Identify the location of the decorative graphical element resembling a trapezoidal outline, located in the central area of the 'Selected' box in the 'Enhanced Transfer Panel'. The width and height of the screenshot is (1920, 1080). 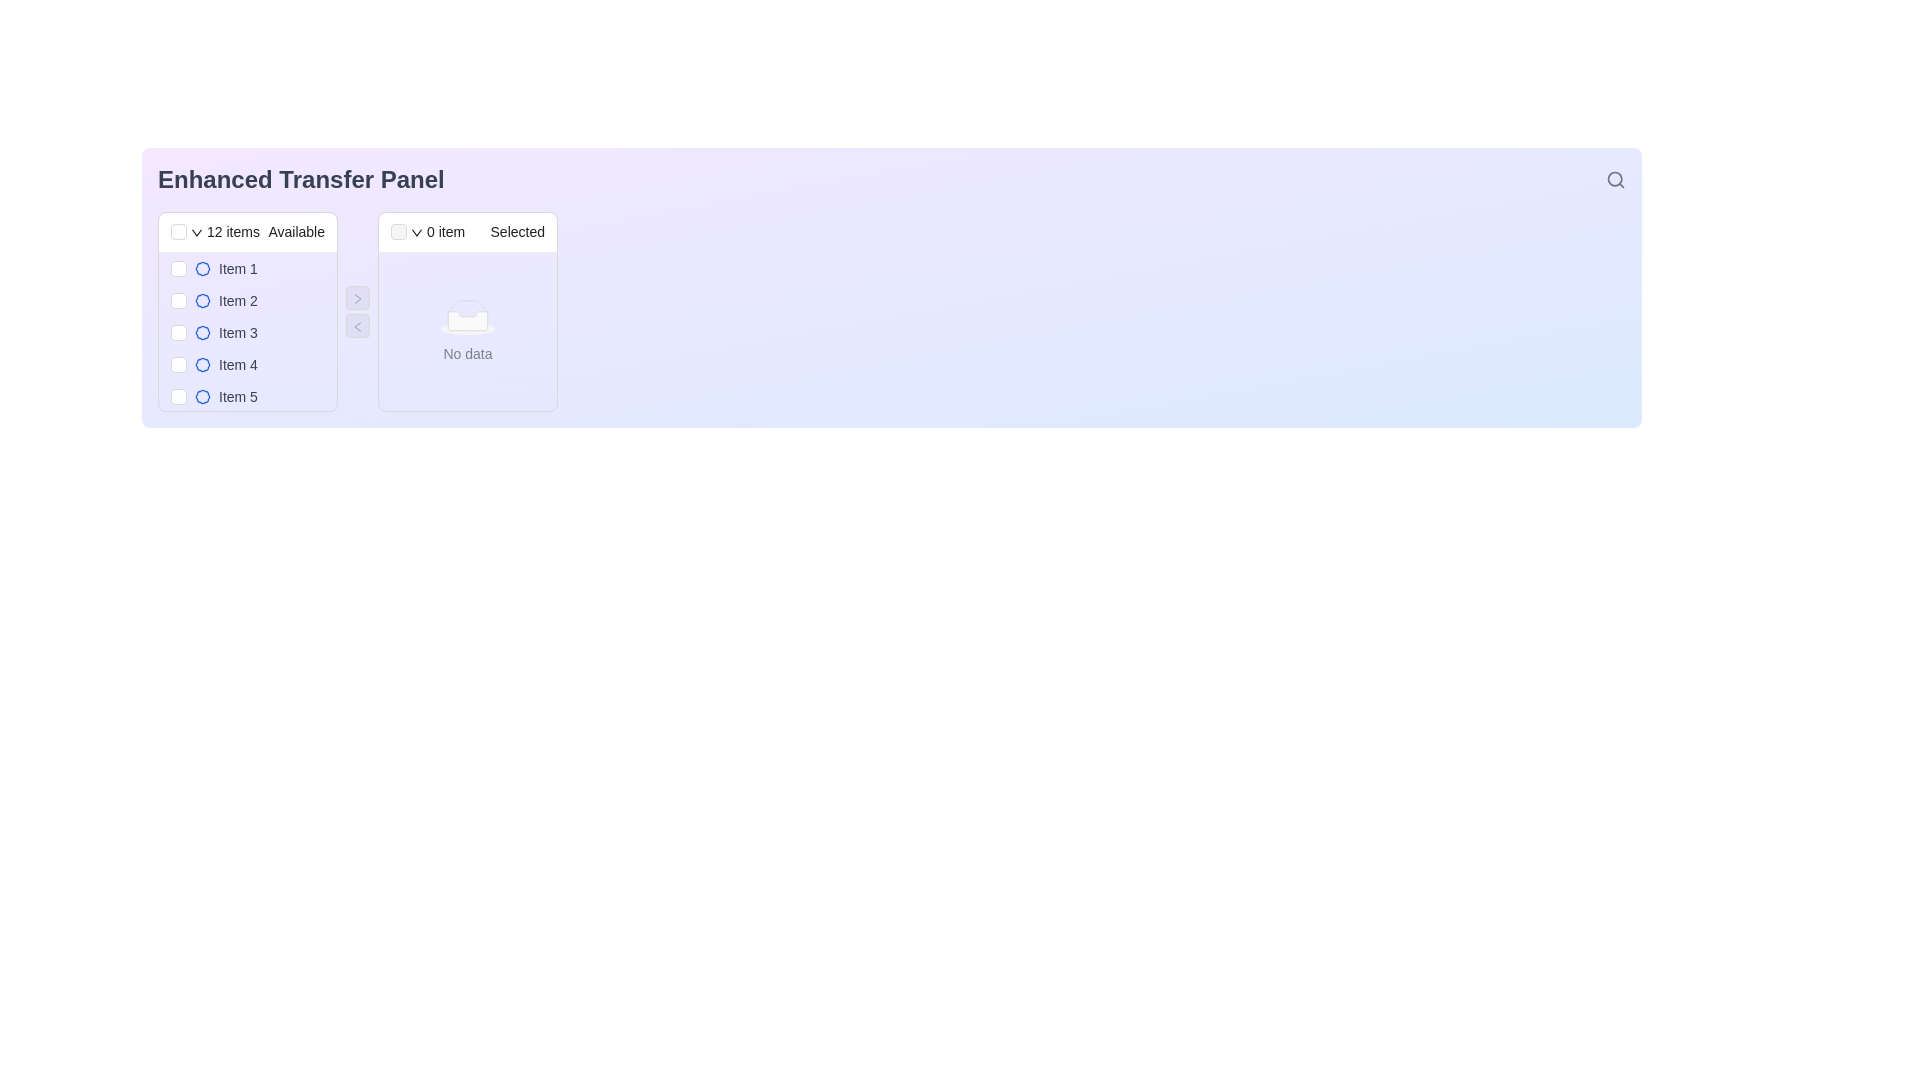
(466, 308).